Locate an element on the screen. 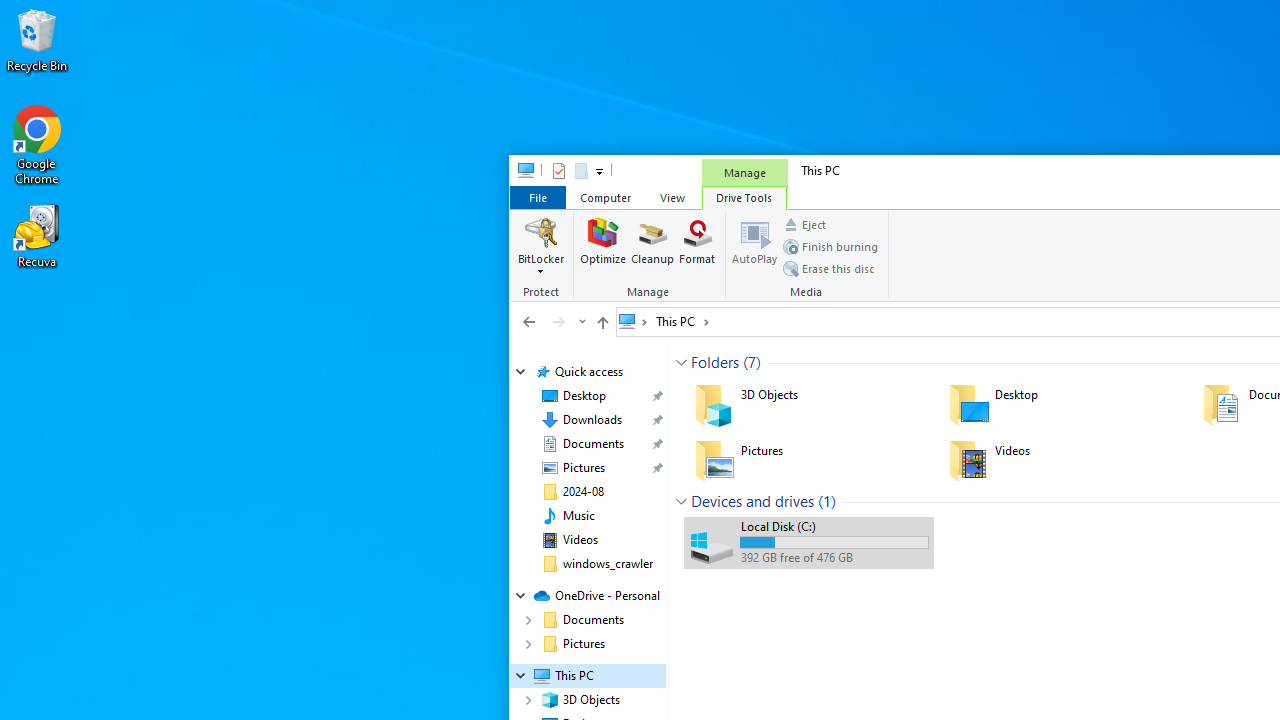 The width and height of the screenshot is (1280, 720). 'File tab' is located at coordinates (537, 197).